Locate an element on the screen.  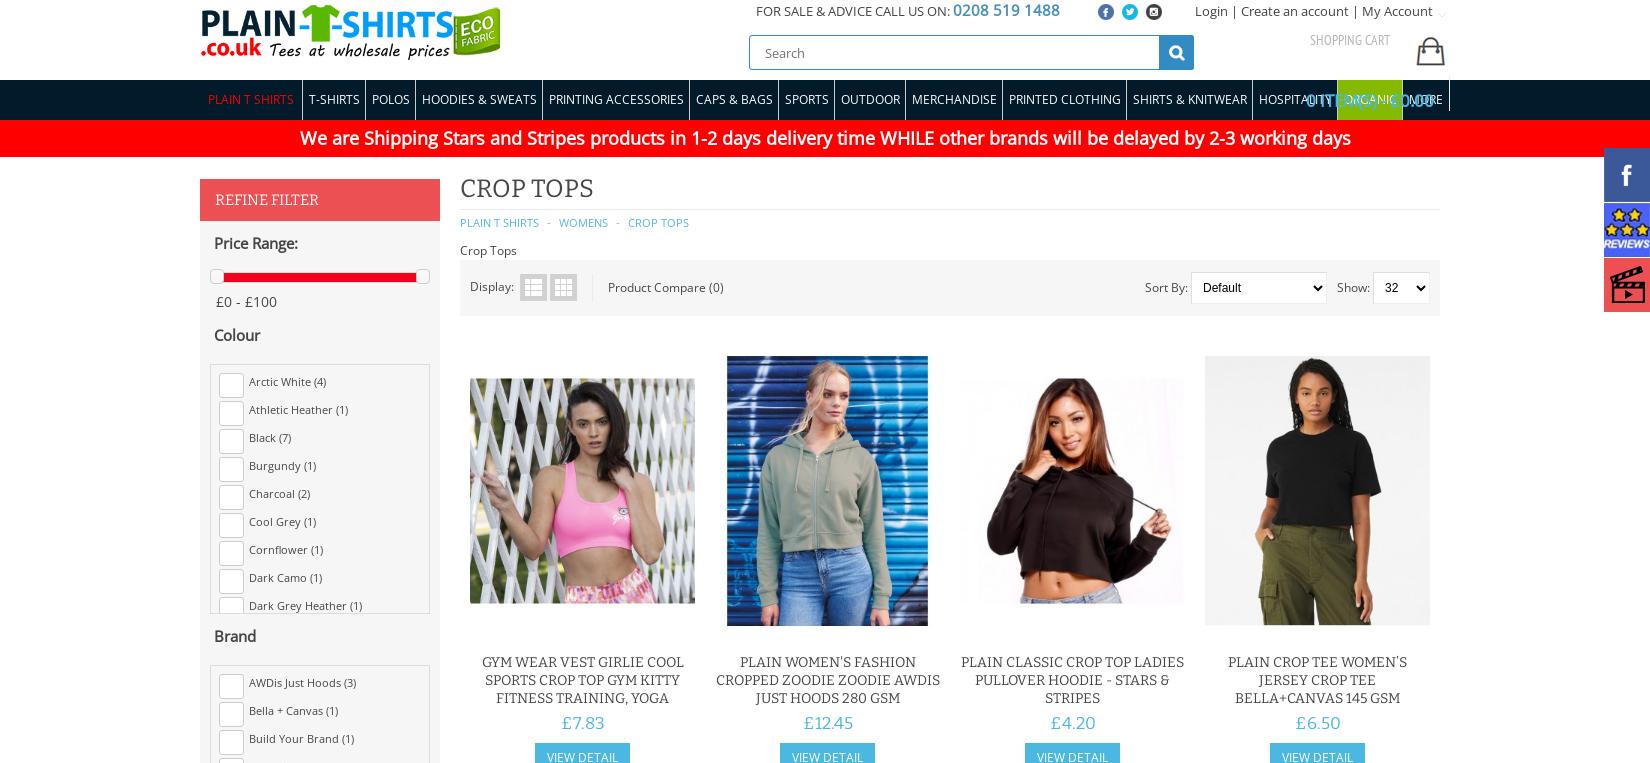
'Burgundy (1)' is located at coordinates (282, 463).